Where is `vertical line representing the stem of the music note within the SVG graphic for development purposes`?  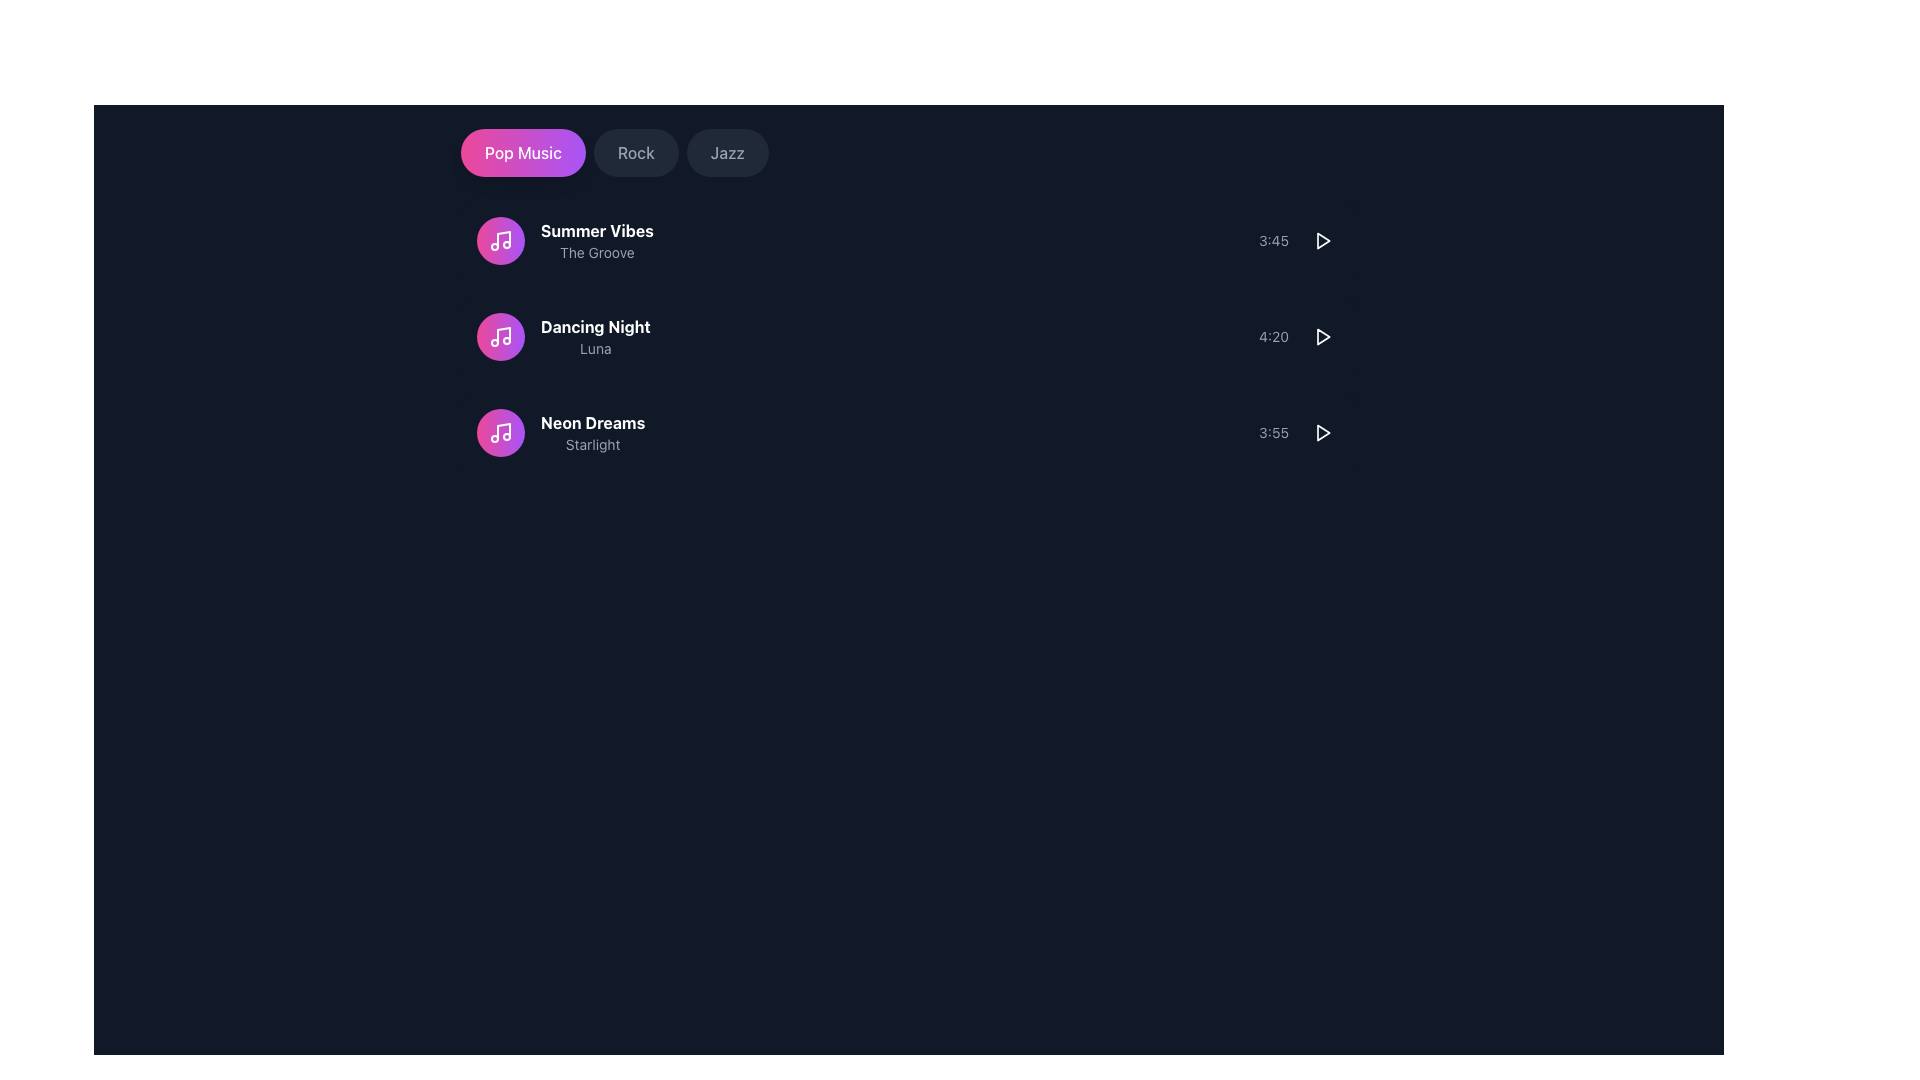 vertical line representing the stem of the music note within the SVG graphic for development purposes is located at coordinates (504, 334).